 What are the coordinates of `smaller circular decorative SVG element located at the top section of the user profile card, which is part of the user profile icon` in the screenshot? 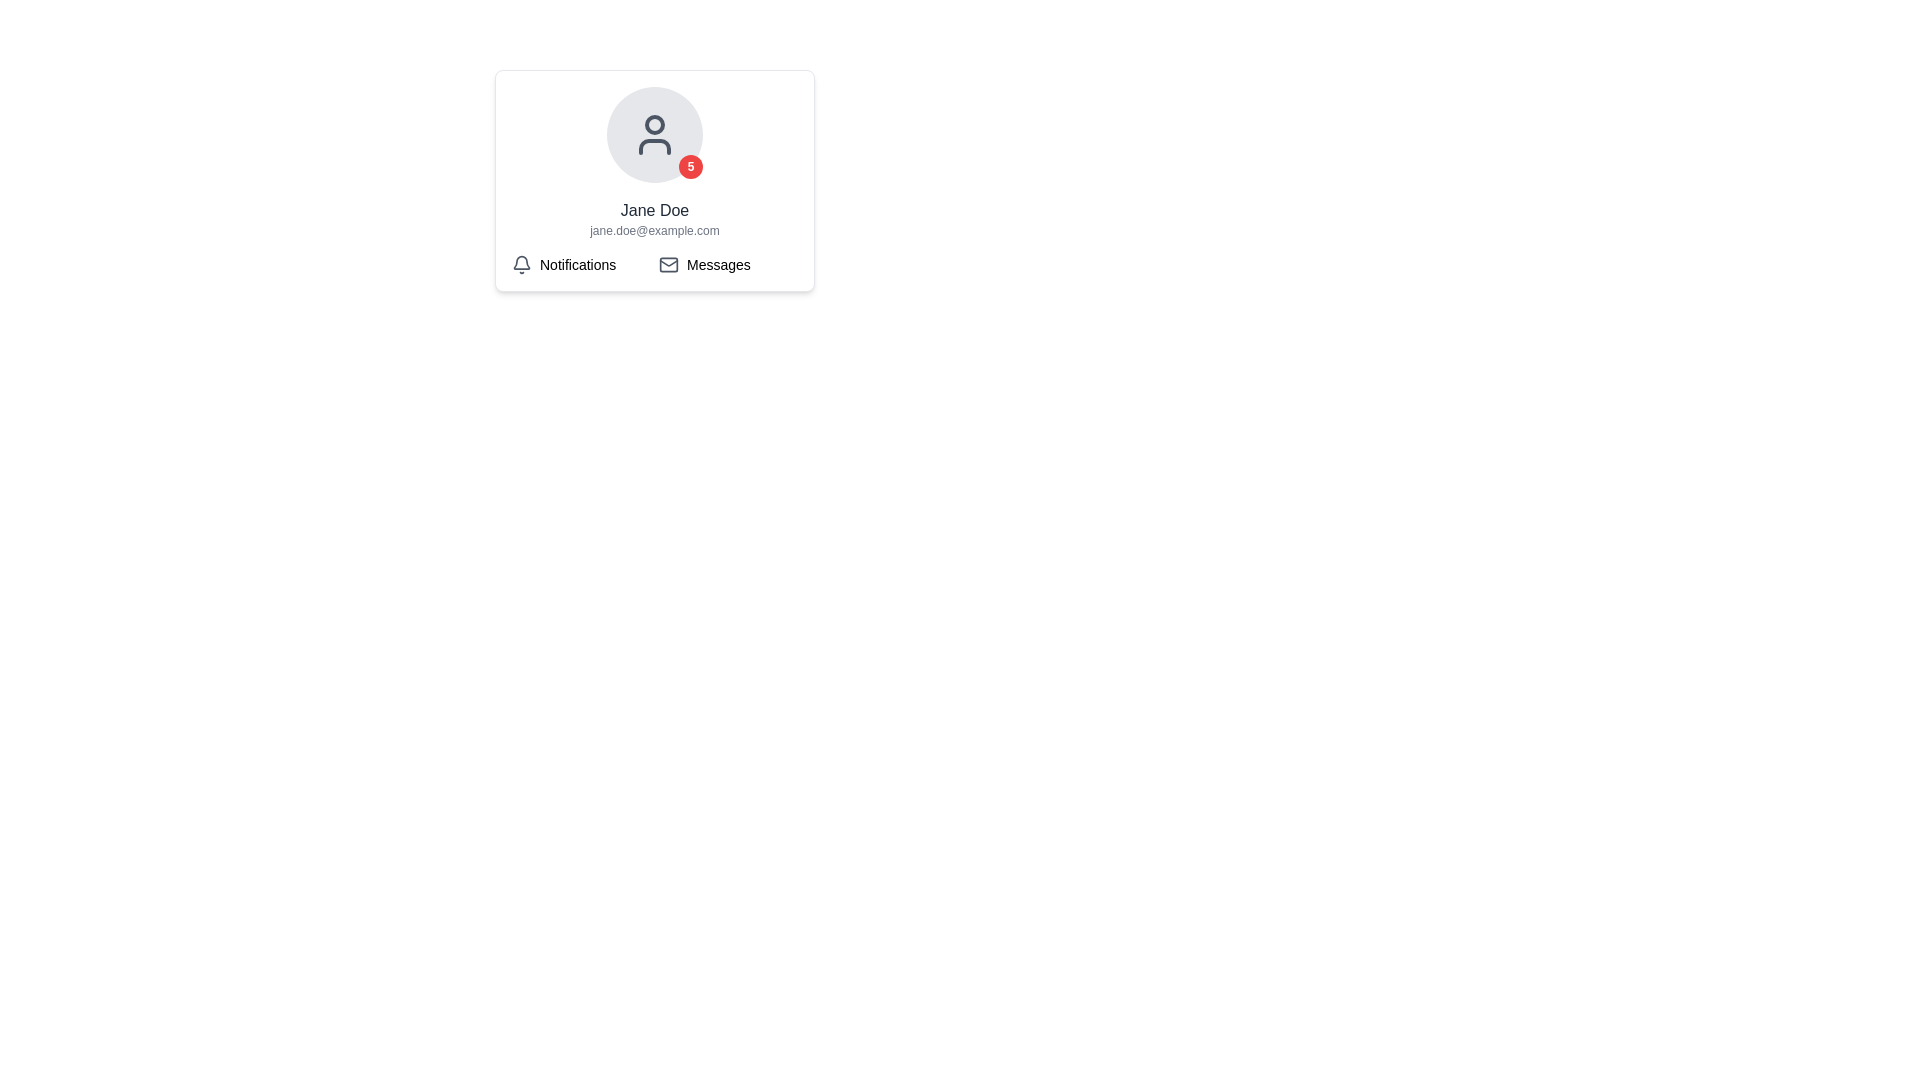 It's located at (654, 124).